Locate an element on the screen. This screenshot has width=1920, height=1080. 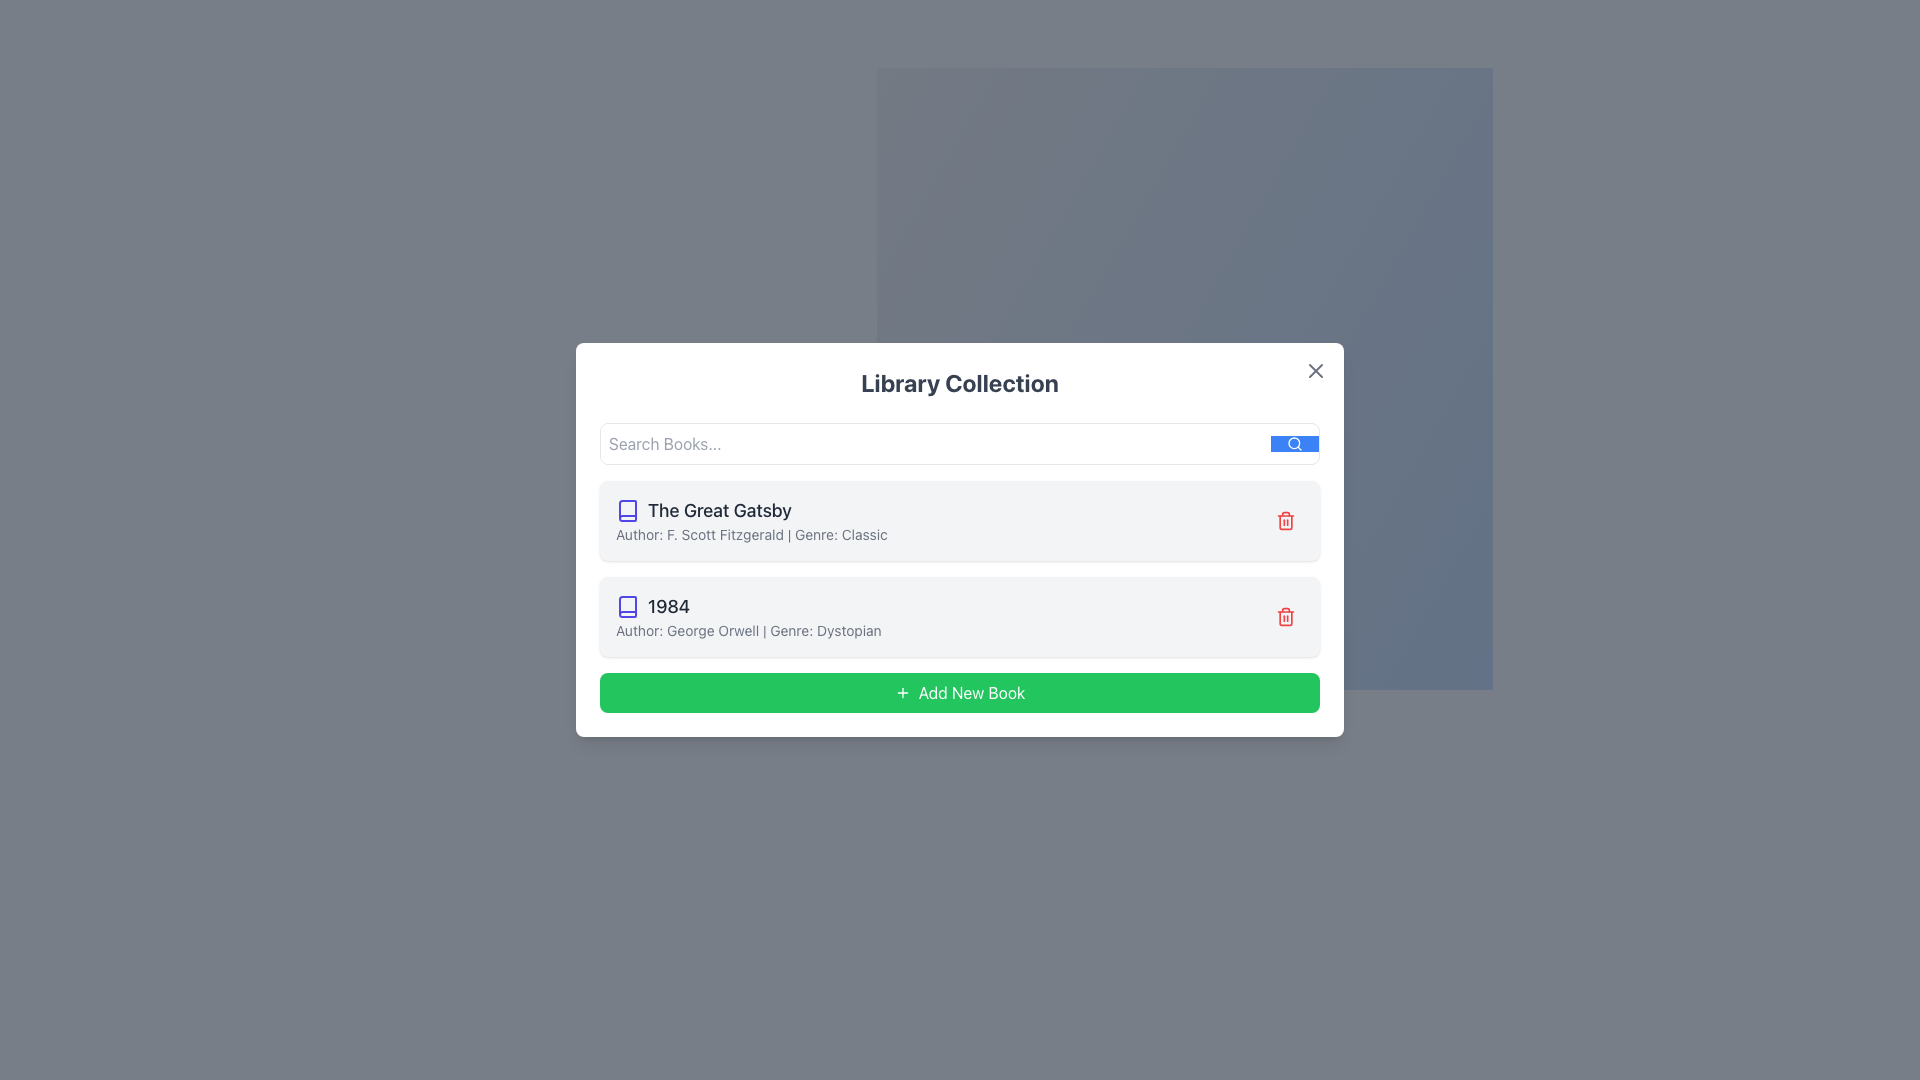
the red circular delete button with a trash bin icon located to the right of the text 'The Great Gatsby Author: F. Scott Fitzgerald | Genre: Classic' in the first entry of the list for accessibility navigation is located at coordinates (1286, 519).